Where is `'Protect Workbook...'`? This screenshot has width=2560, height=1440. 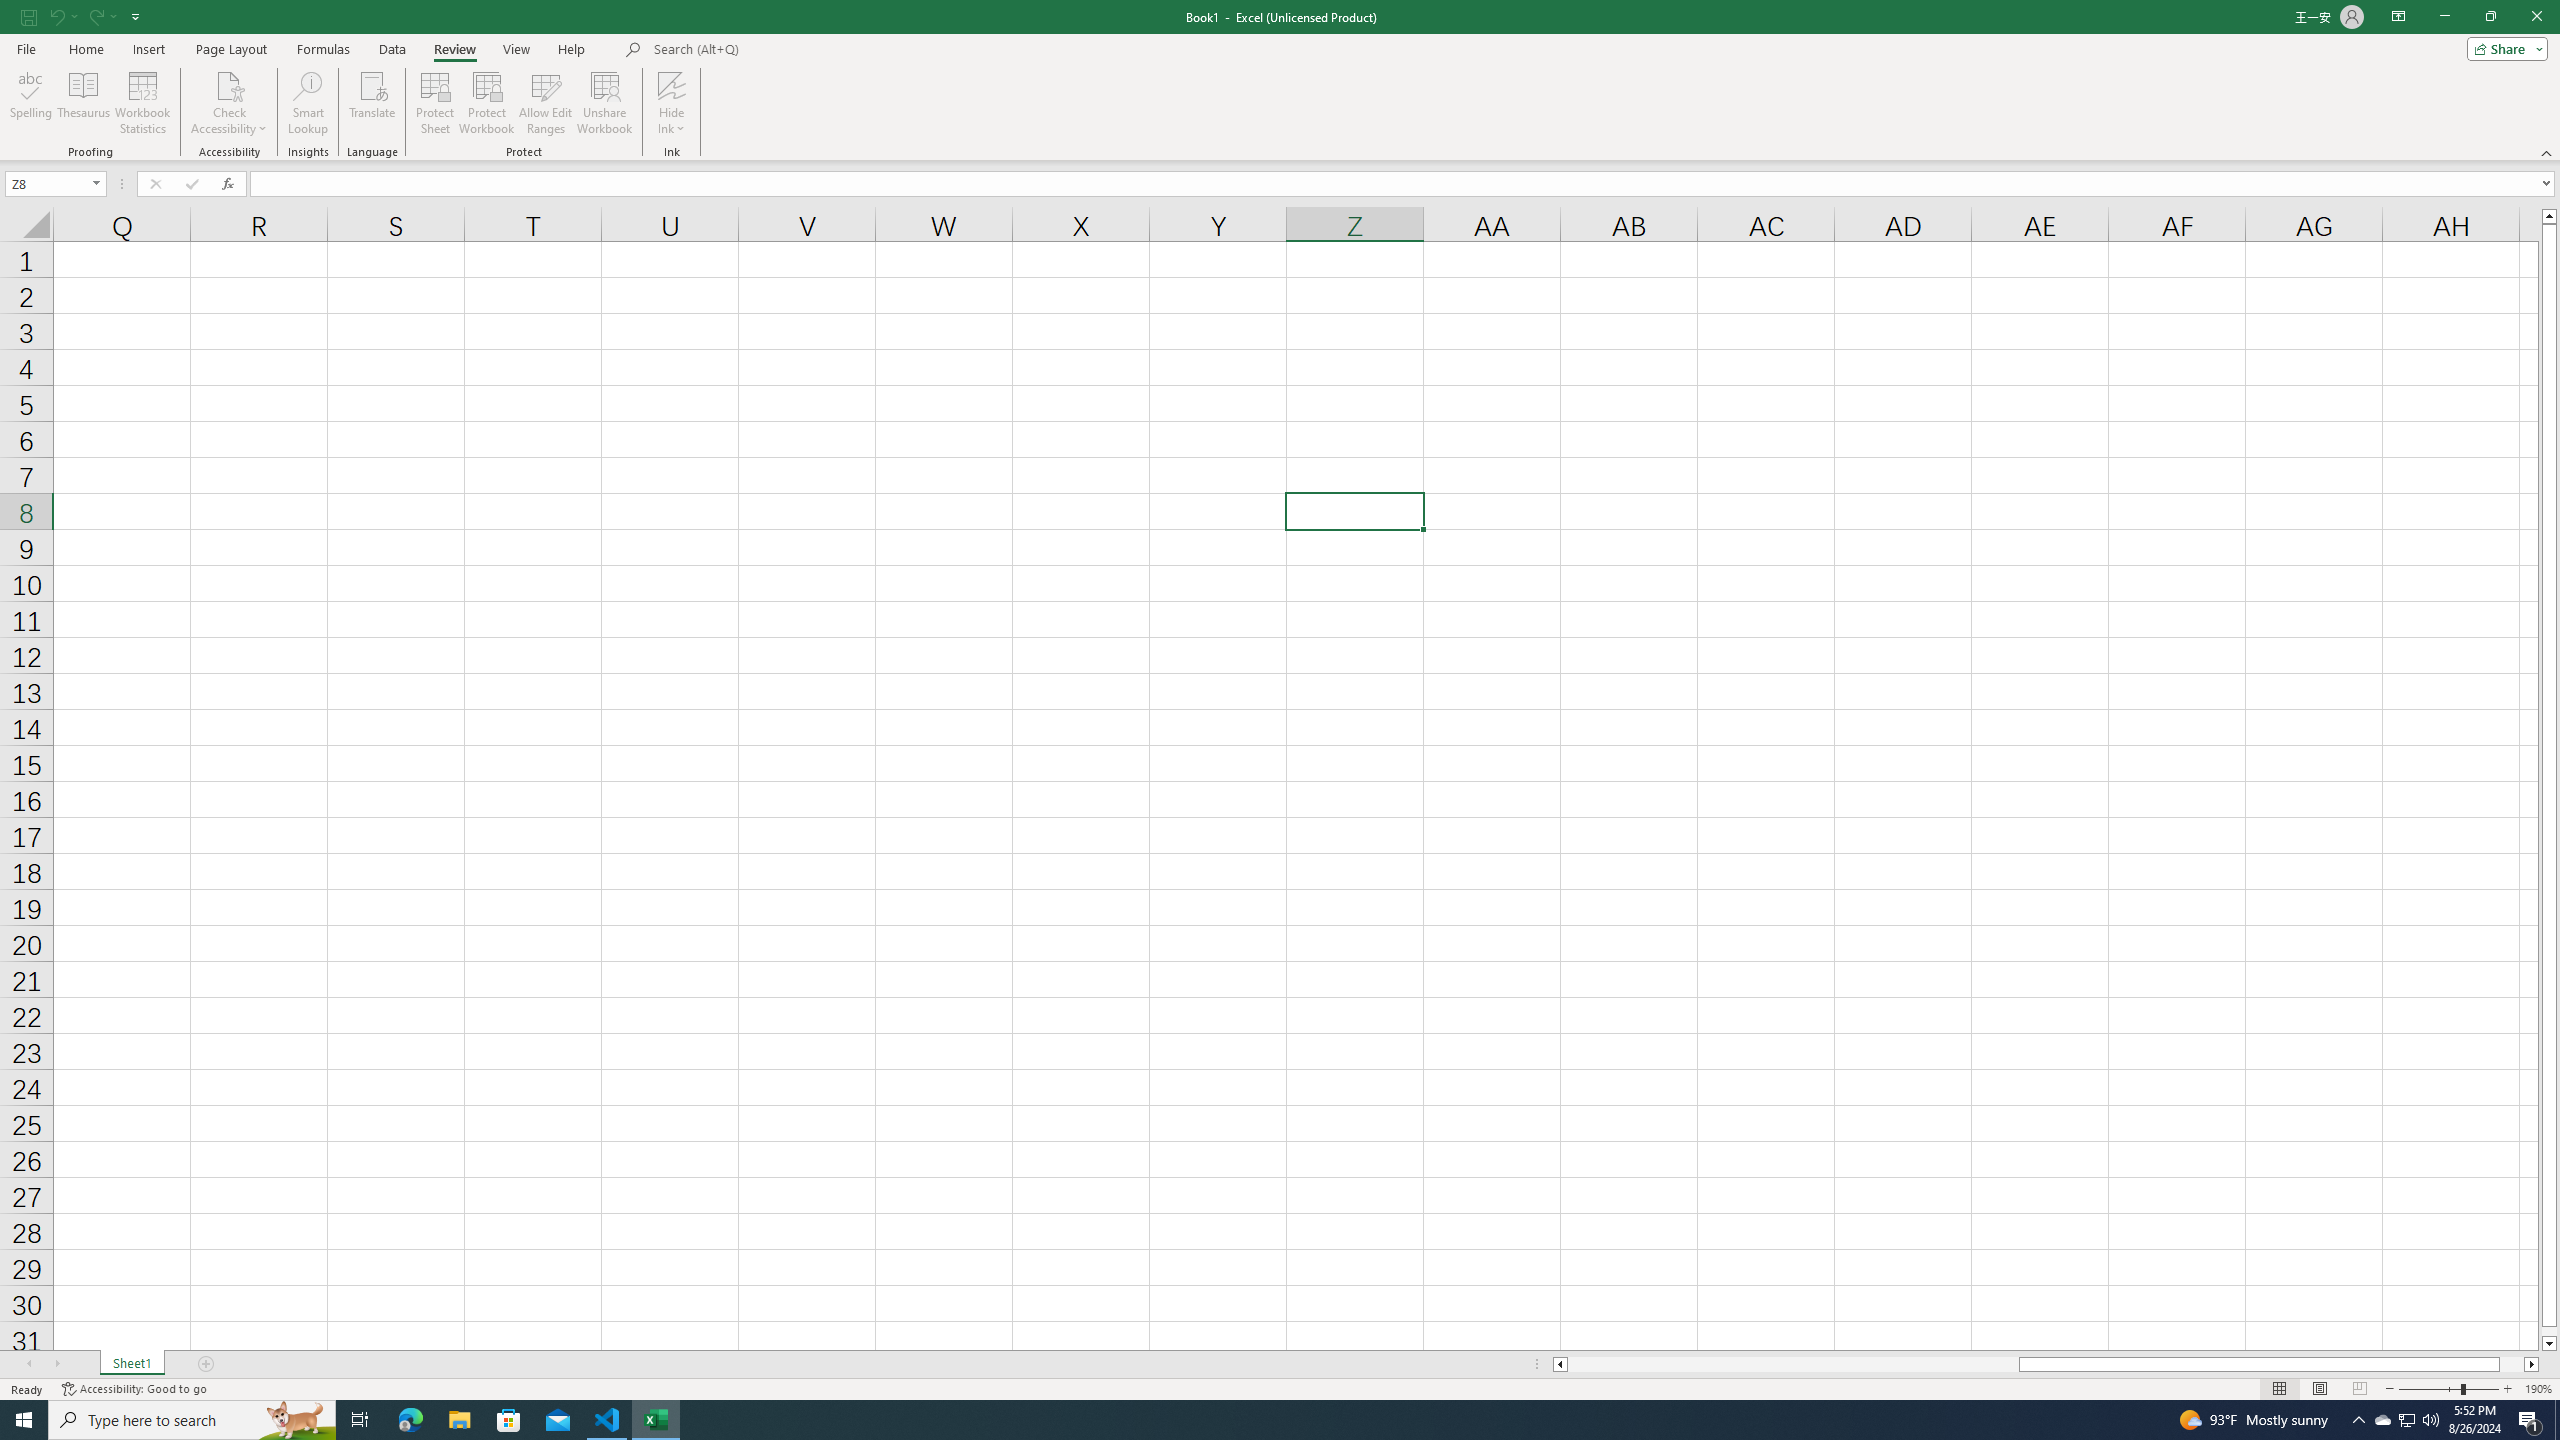 'Protect Workbook...' is located at coordinates (486, 103).